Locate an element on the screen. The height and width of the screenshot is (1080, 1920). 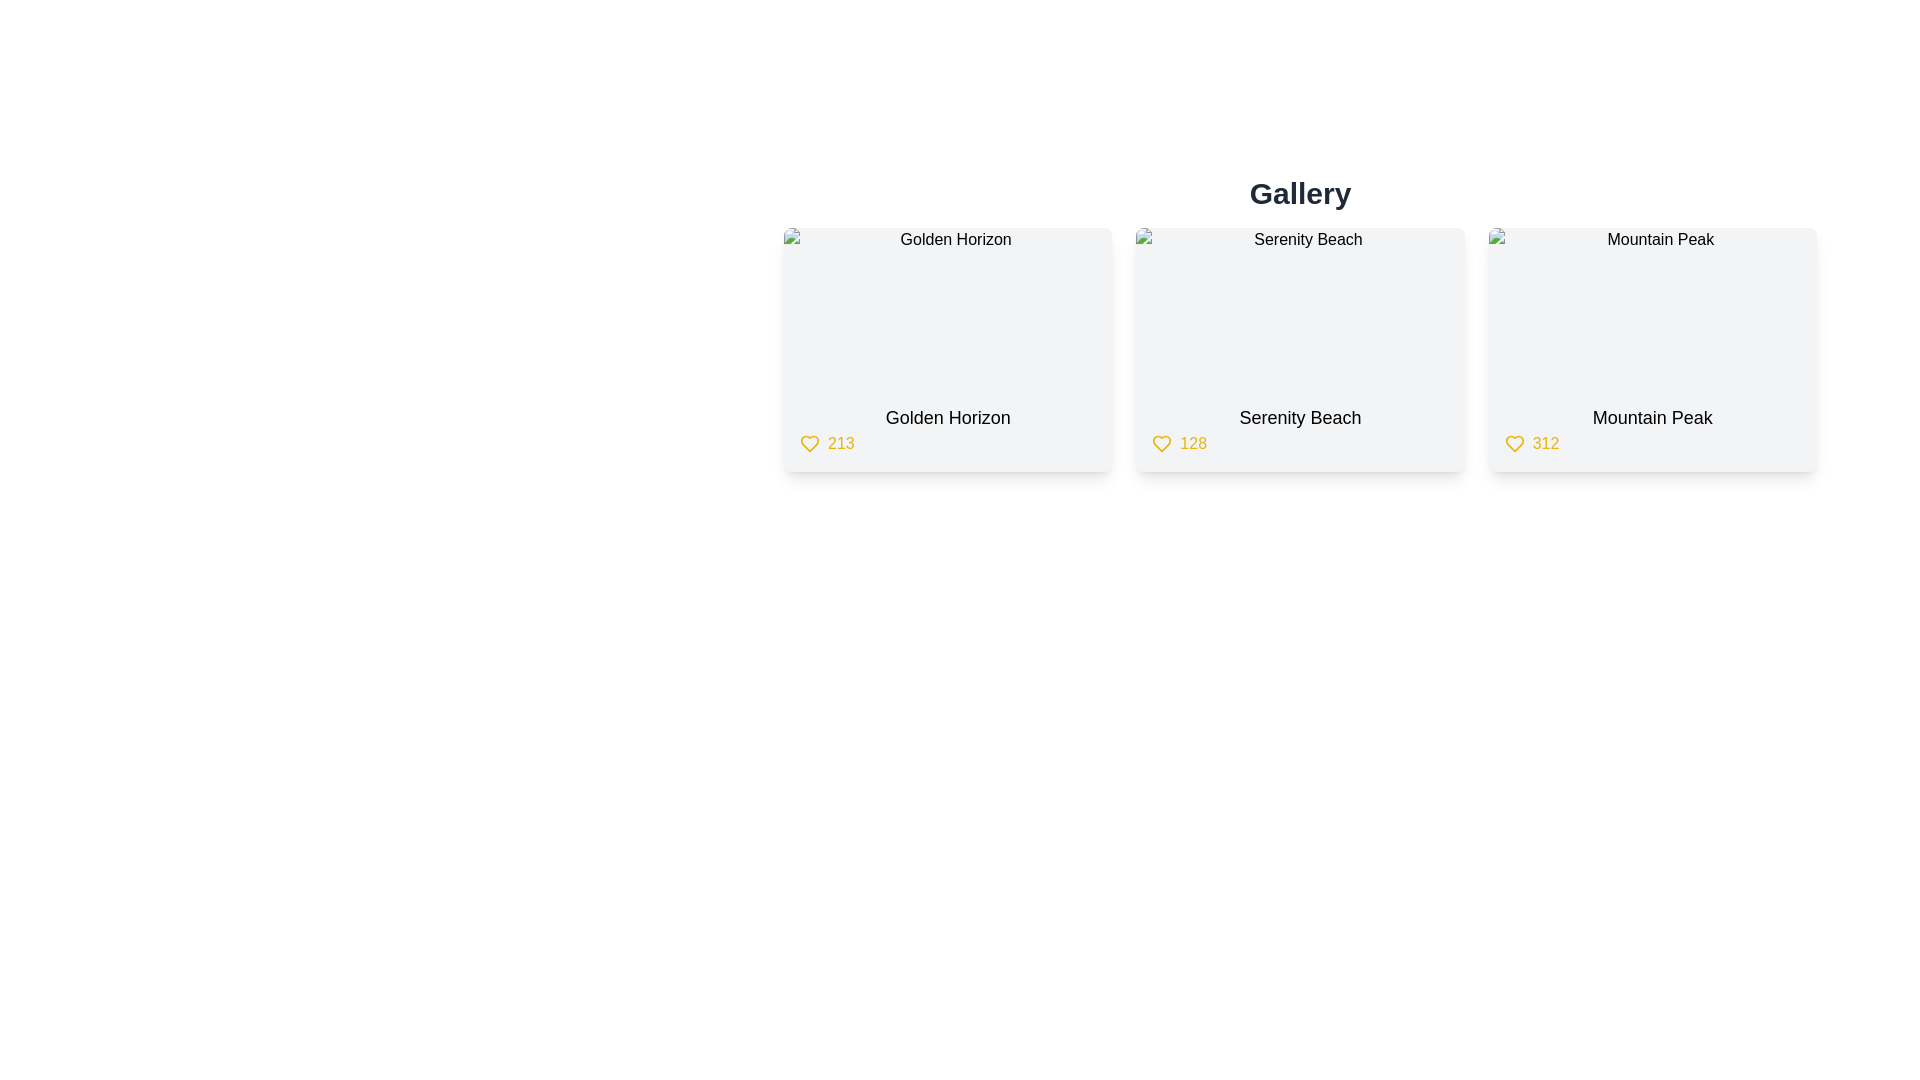
the text block displaying 'Mountain Peak312' with a heart icon, located in the third column of the 'Gallery' section is located at coordinates (1652, 428).